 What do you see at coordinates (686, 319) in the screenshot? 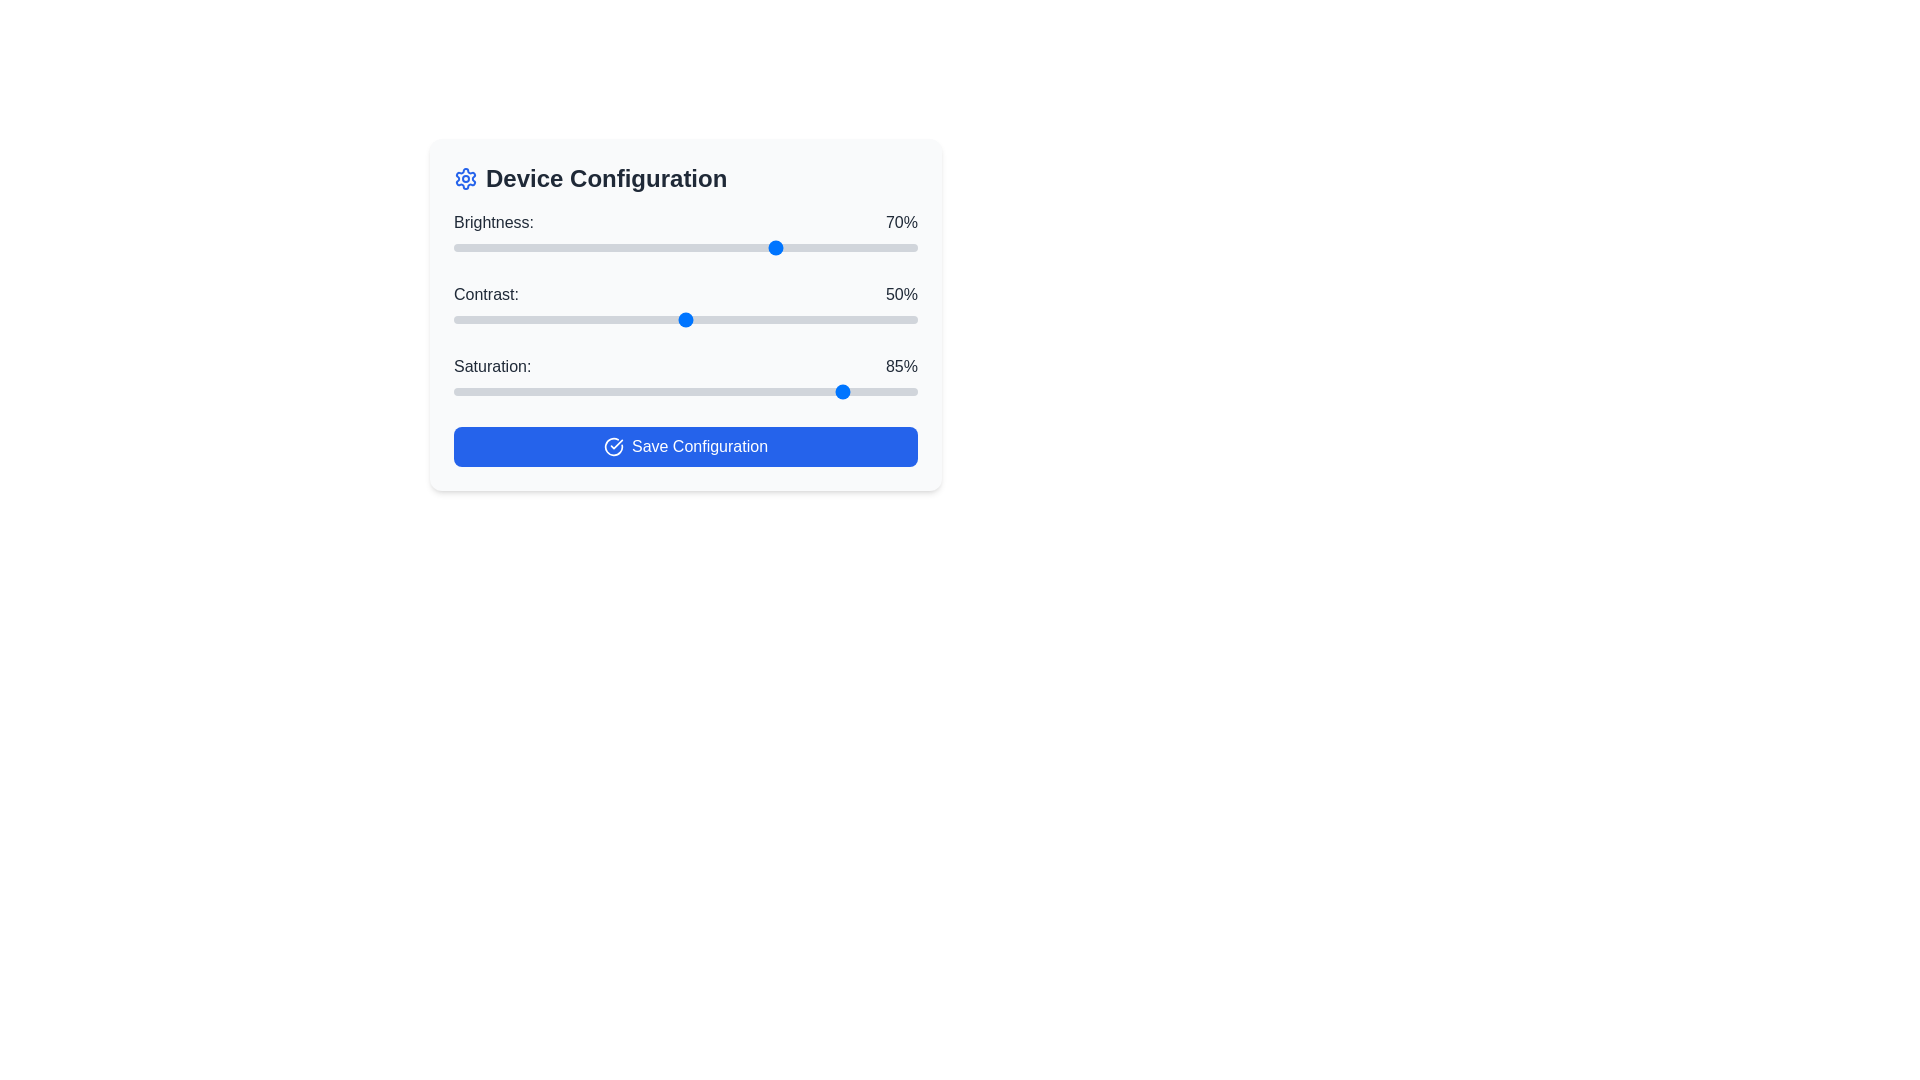
I see `the blue handle of the horizontal slider input located beneath the text 'Contrast: 50%' to potentially reveal additional information` at bounding box center [686, 319].